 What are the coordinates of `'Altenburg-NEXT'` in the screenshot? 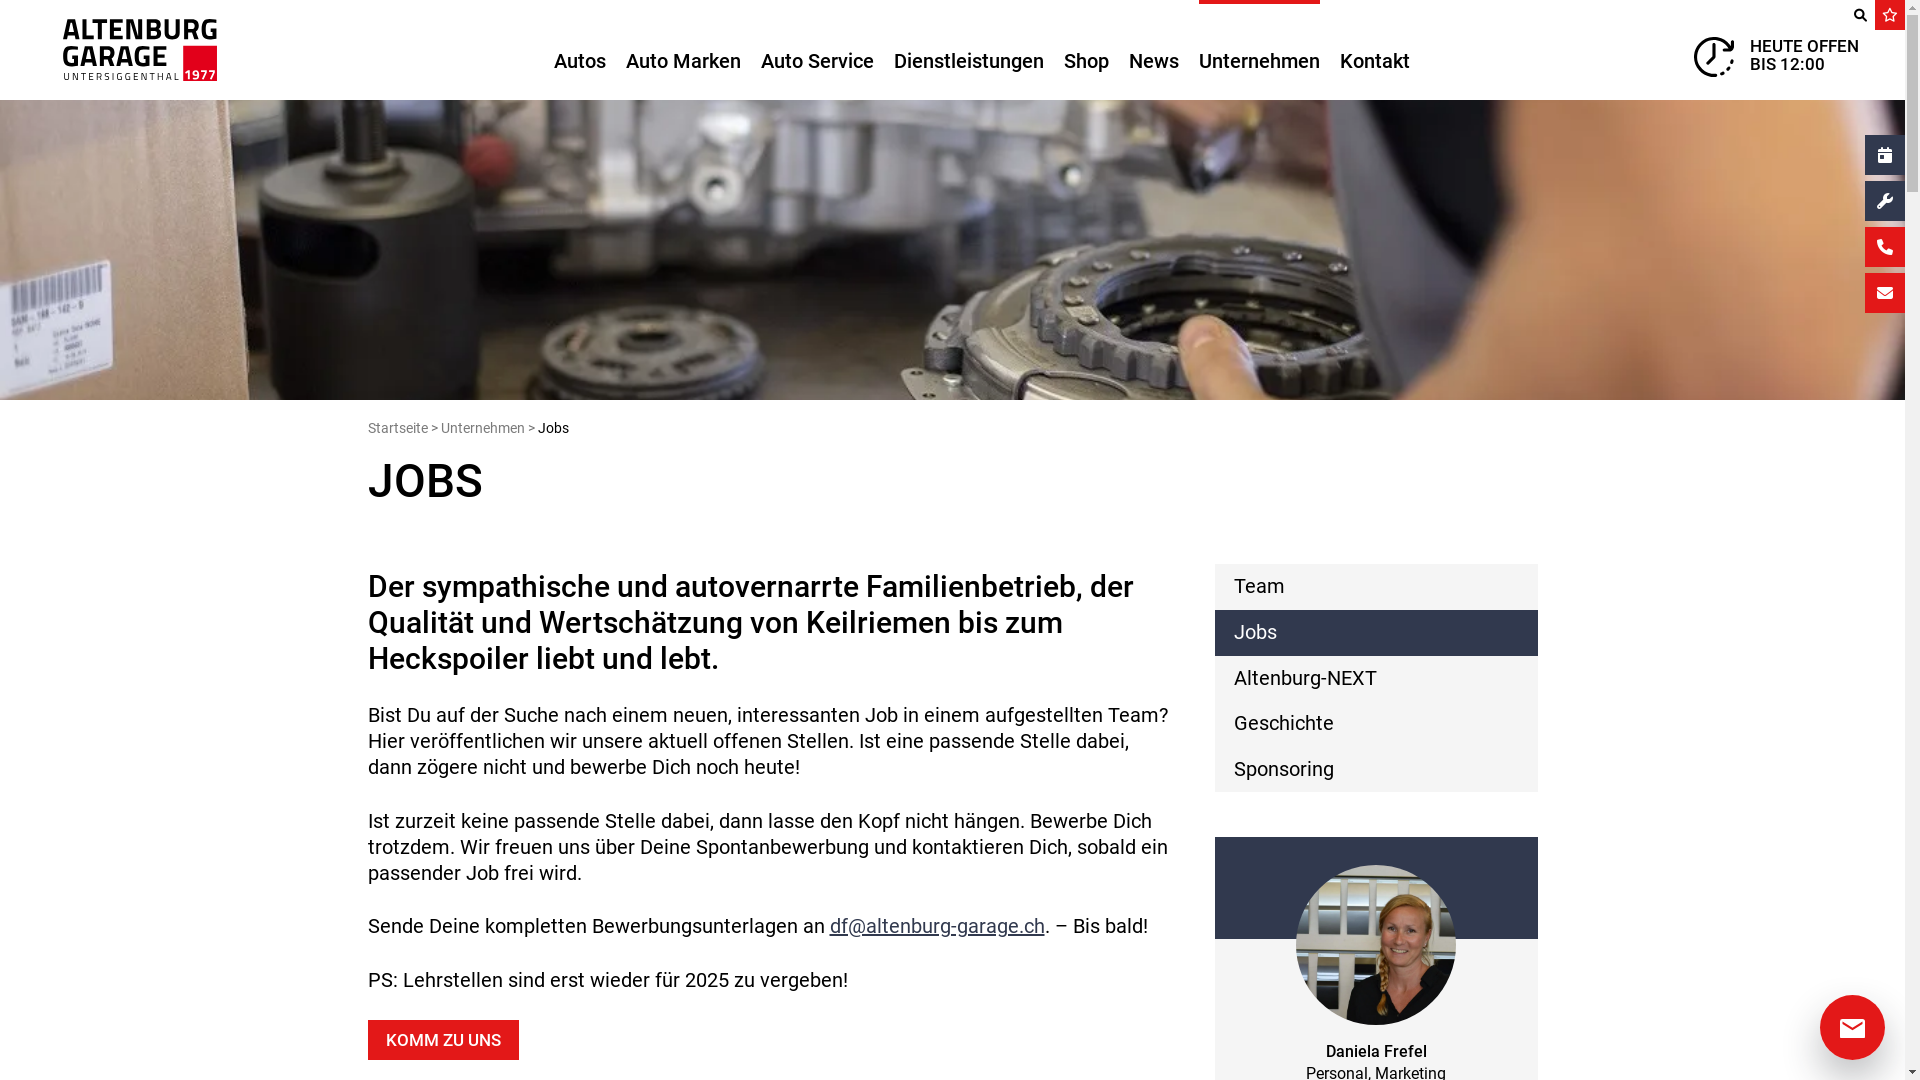 It's located at (1374, 677).